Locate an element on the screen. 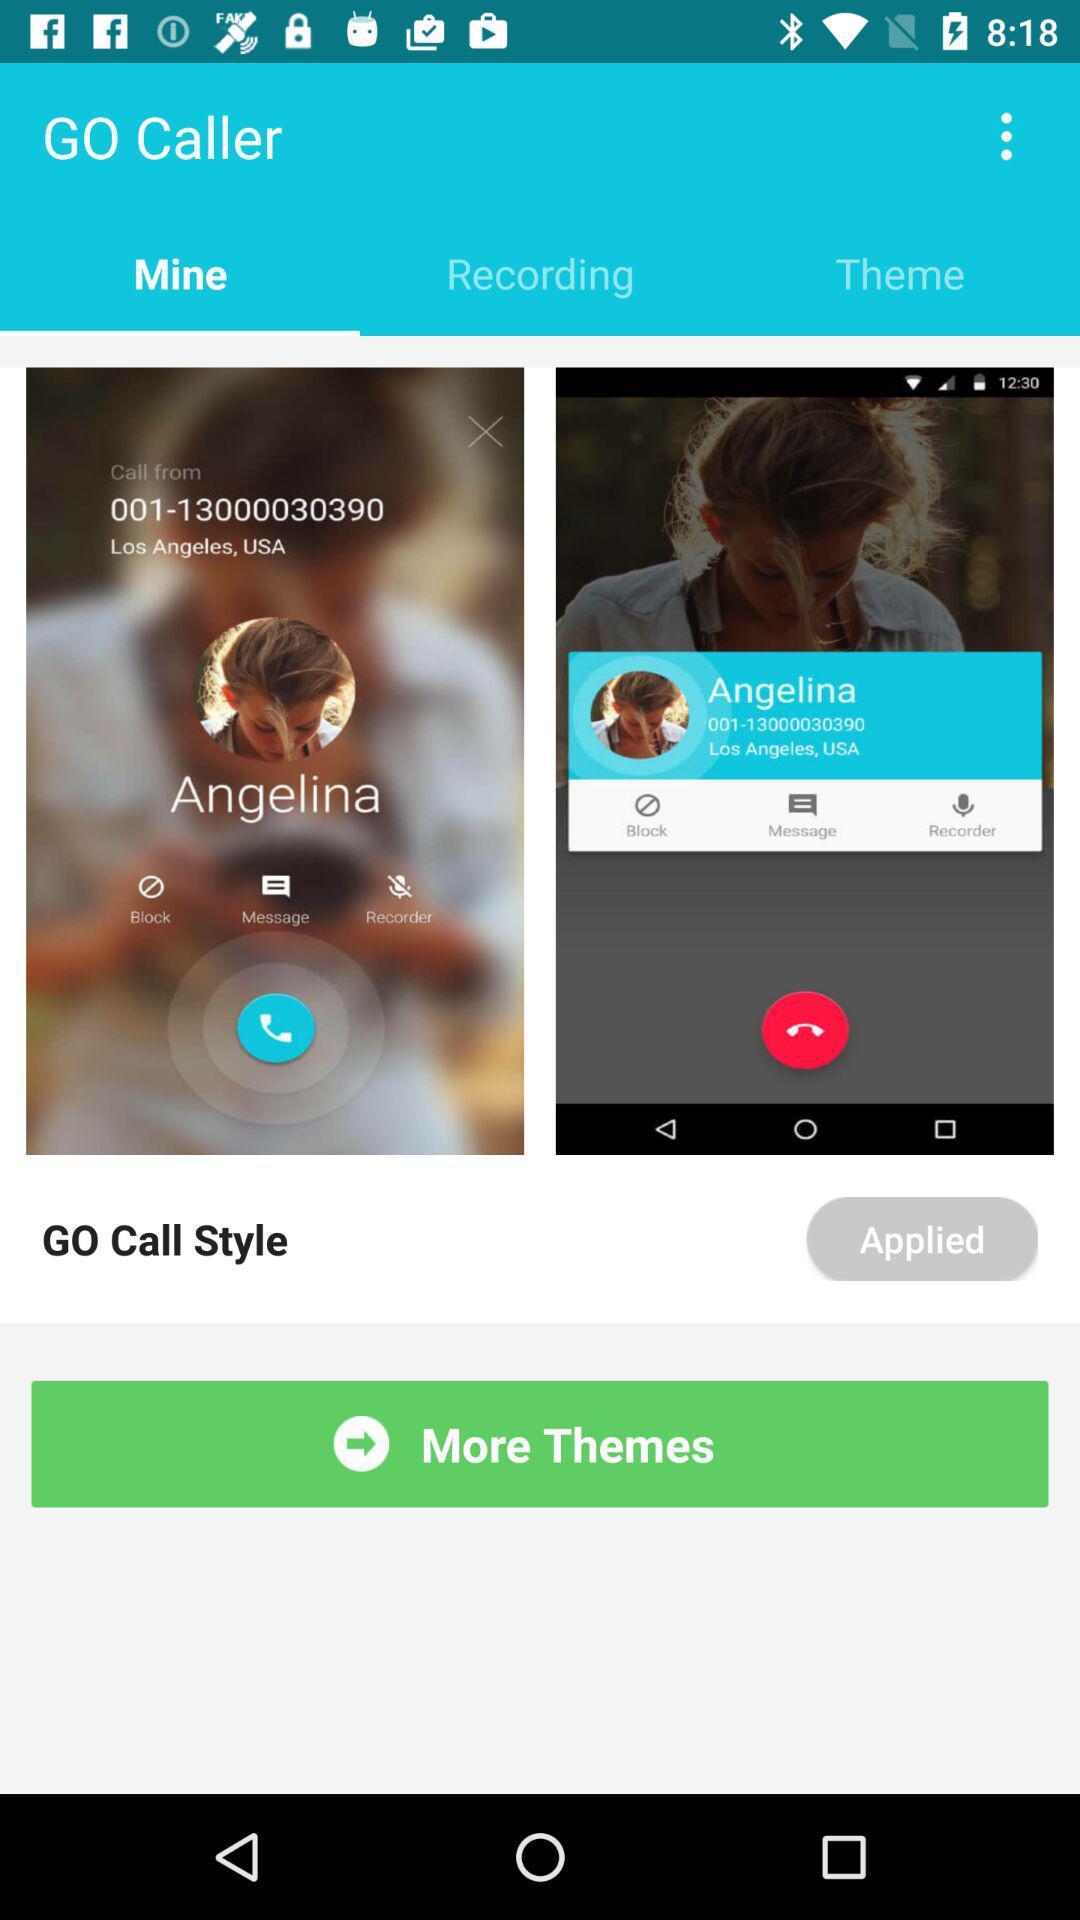  open menu is located at coordinates (1006, 135).